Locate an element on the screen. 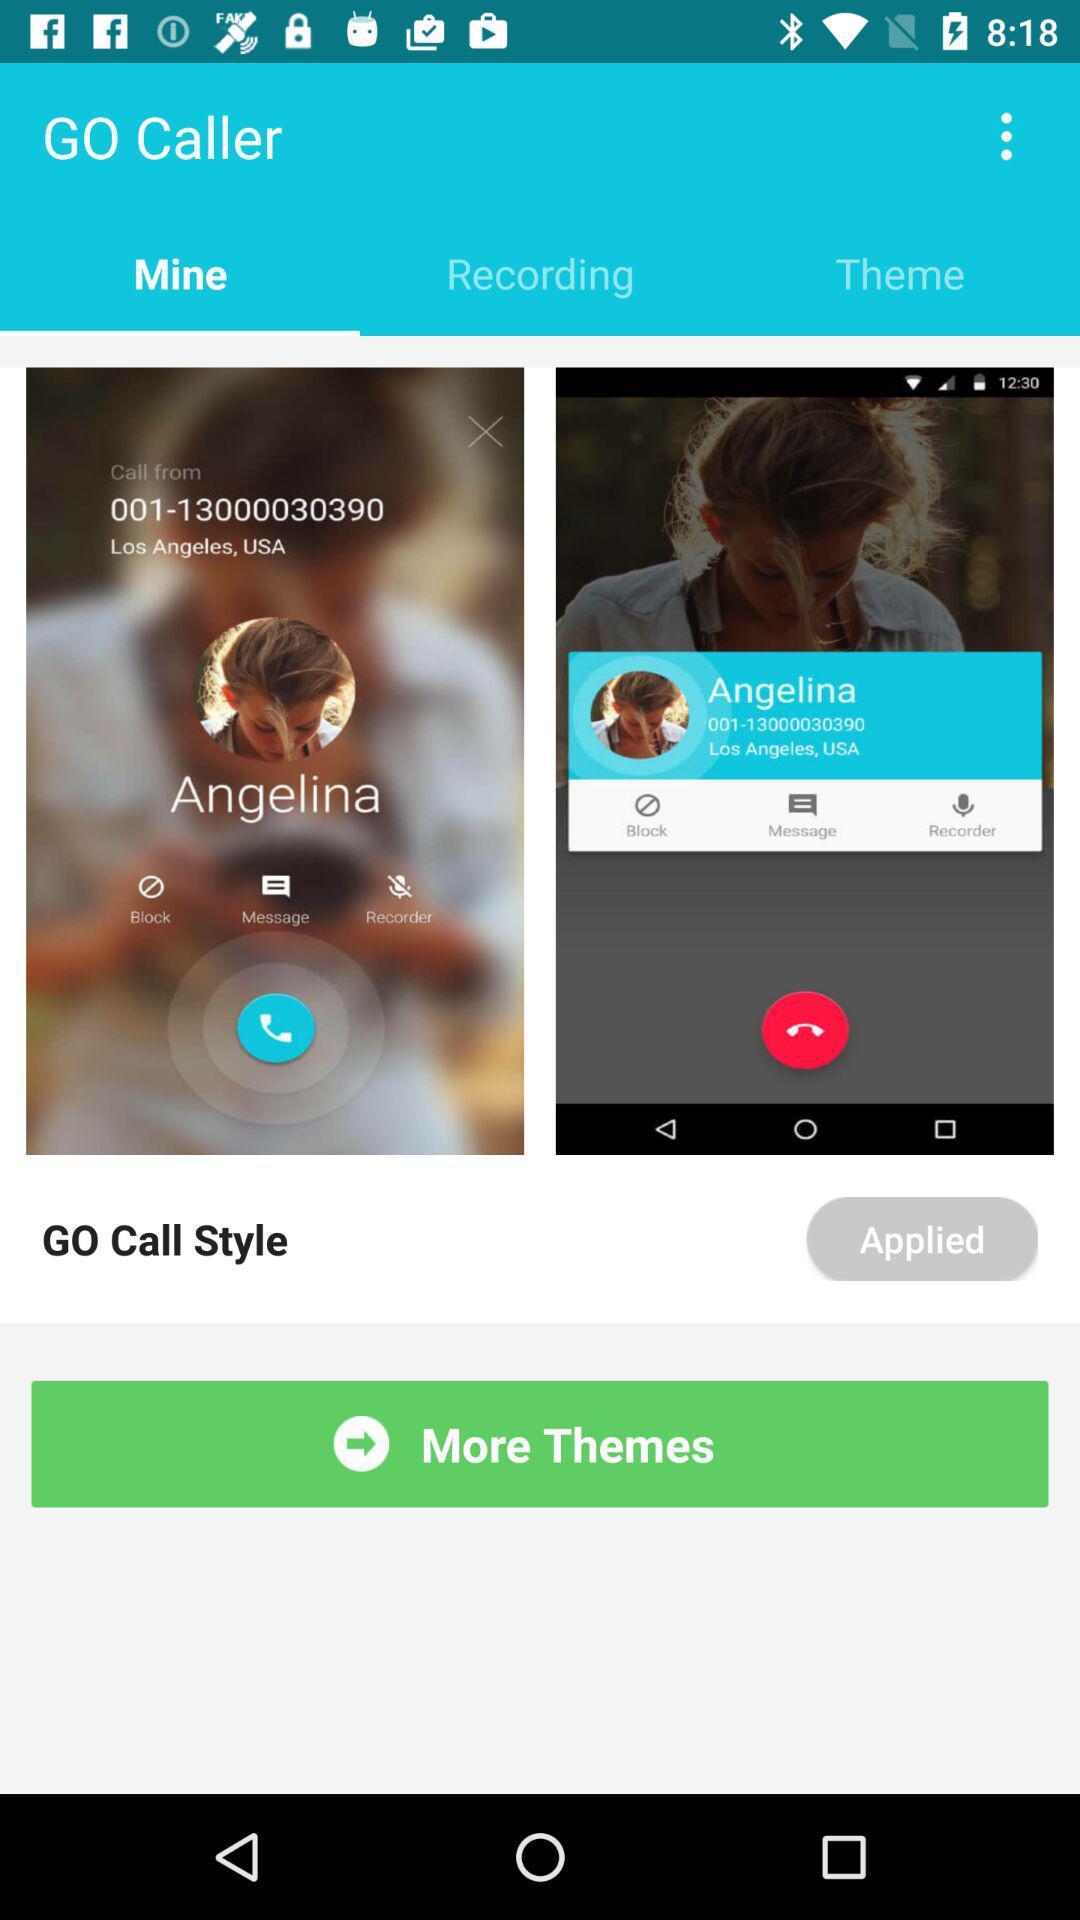  open menu is located at coordinates (1006, 135).